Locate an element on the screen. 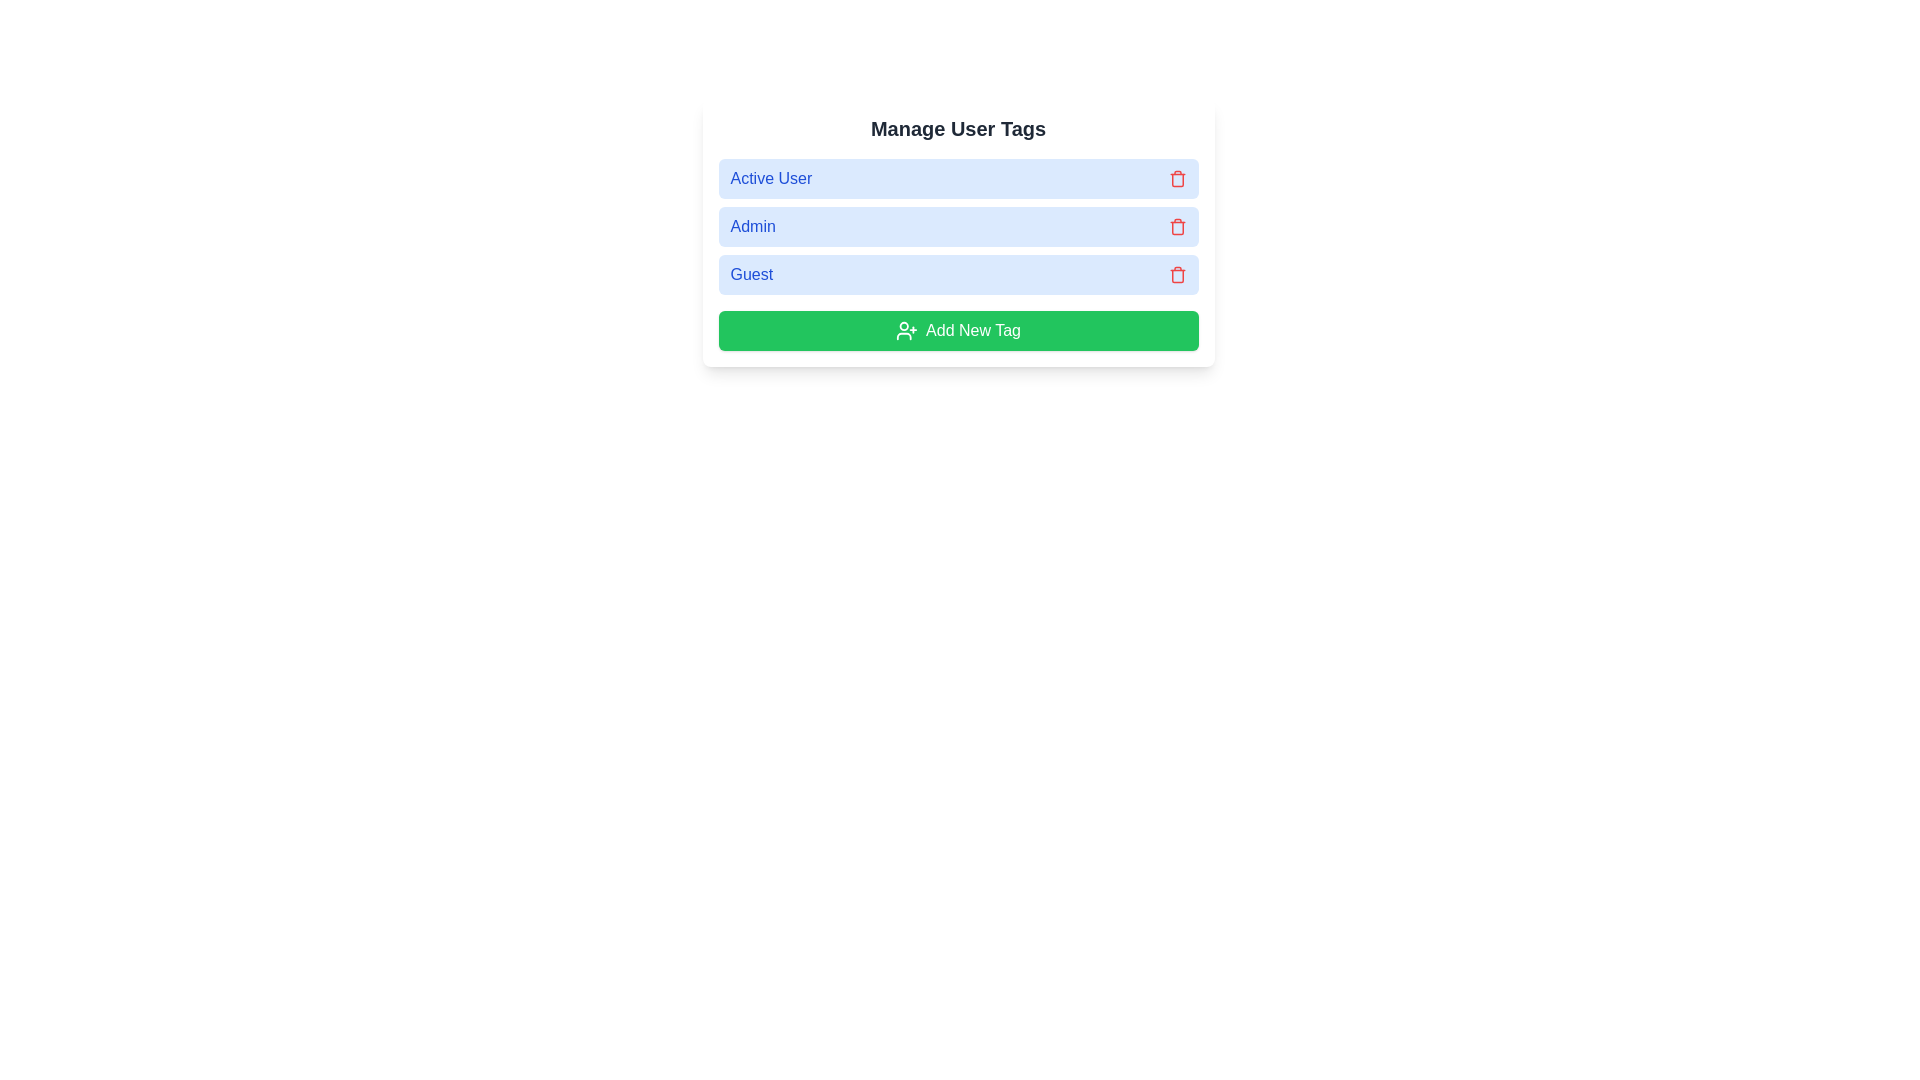  the 'Admin' tag label for potential editing, located in the 'Manage User Tags' section as the second entry in the list is located at coordinates (957, 226).